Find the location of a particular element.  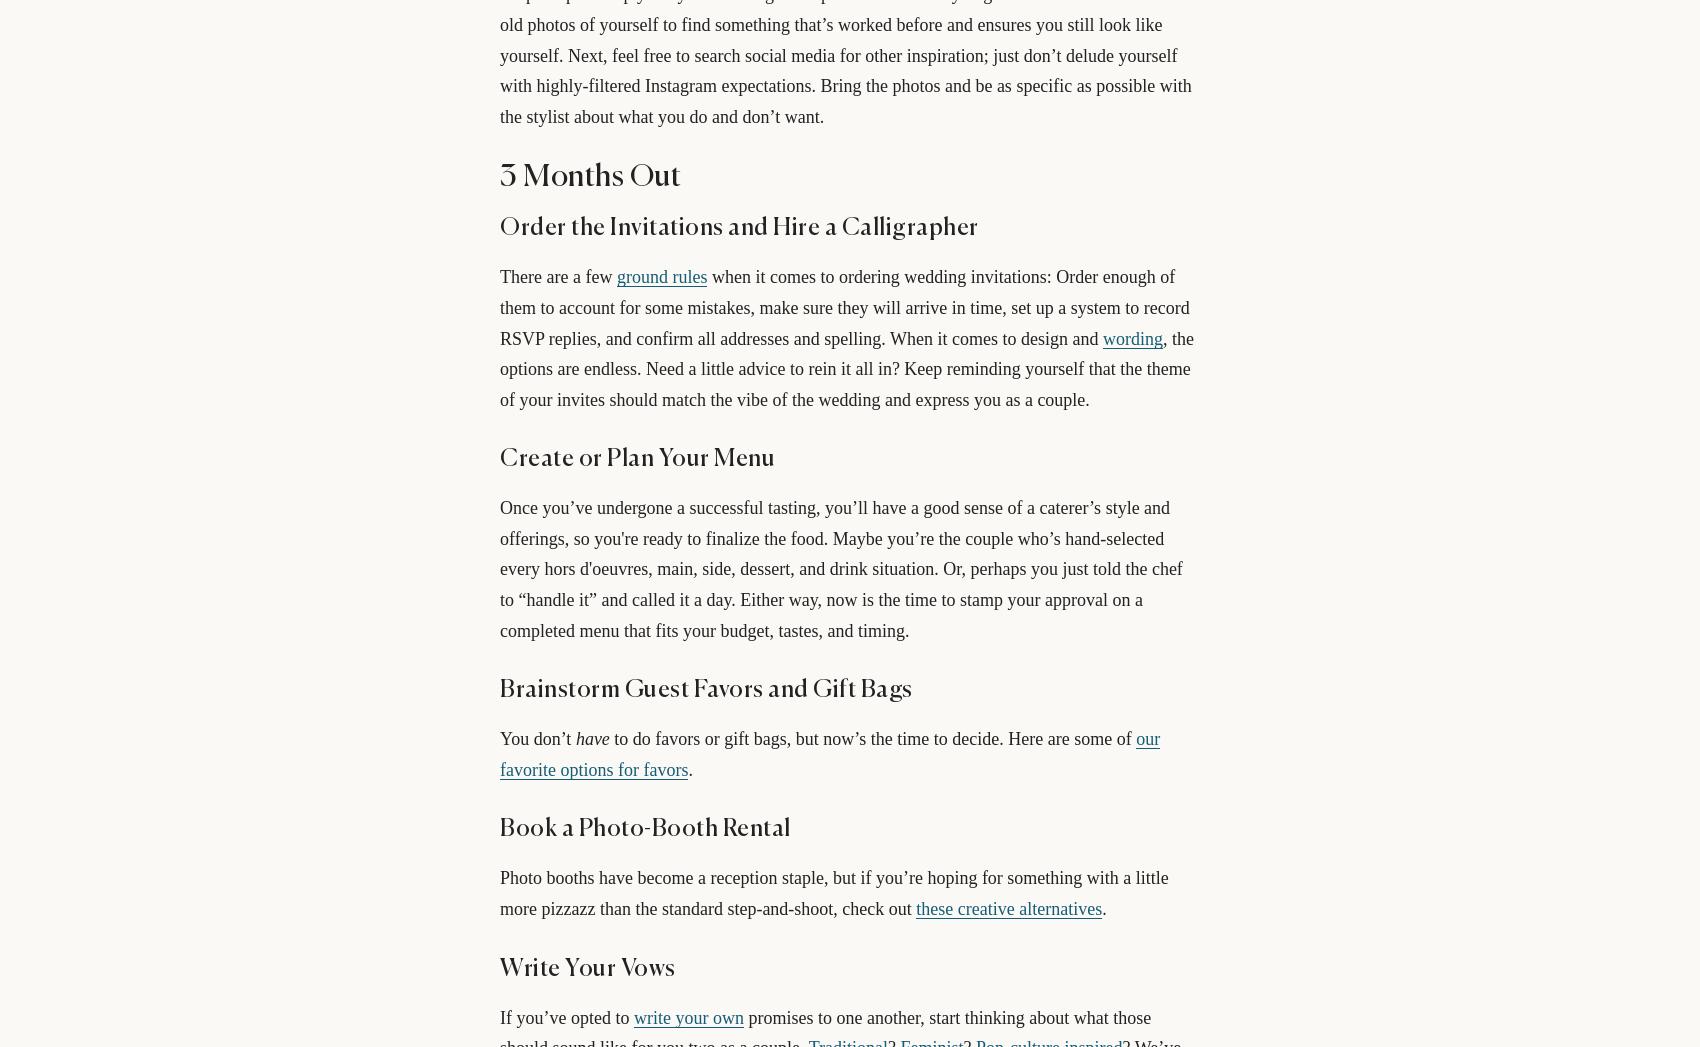

'Book a Photo-Booth Rental' is located at coordinates (644, 829).